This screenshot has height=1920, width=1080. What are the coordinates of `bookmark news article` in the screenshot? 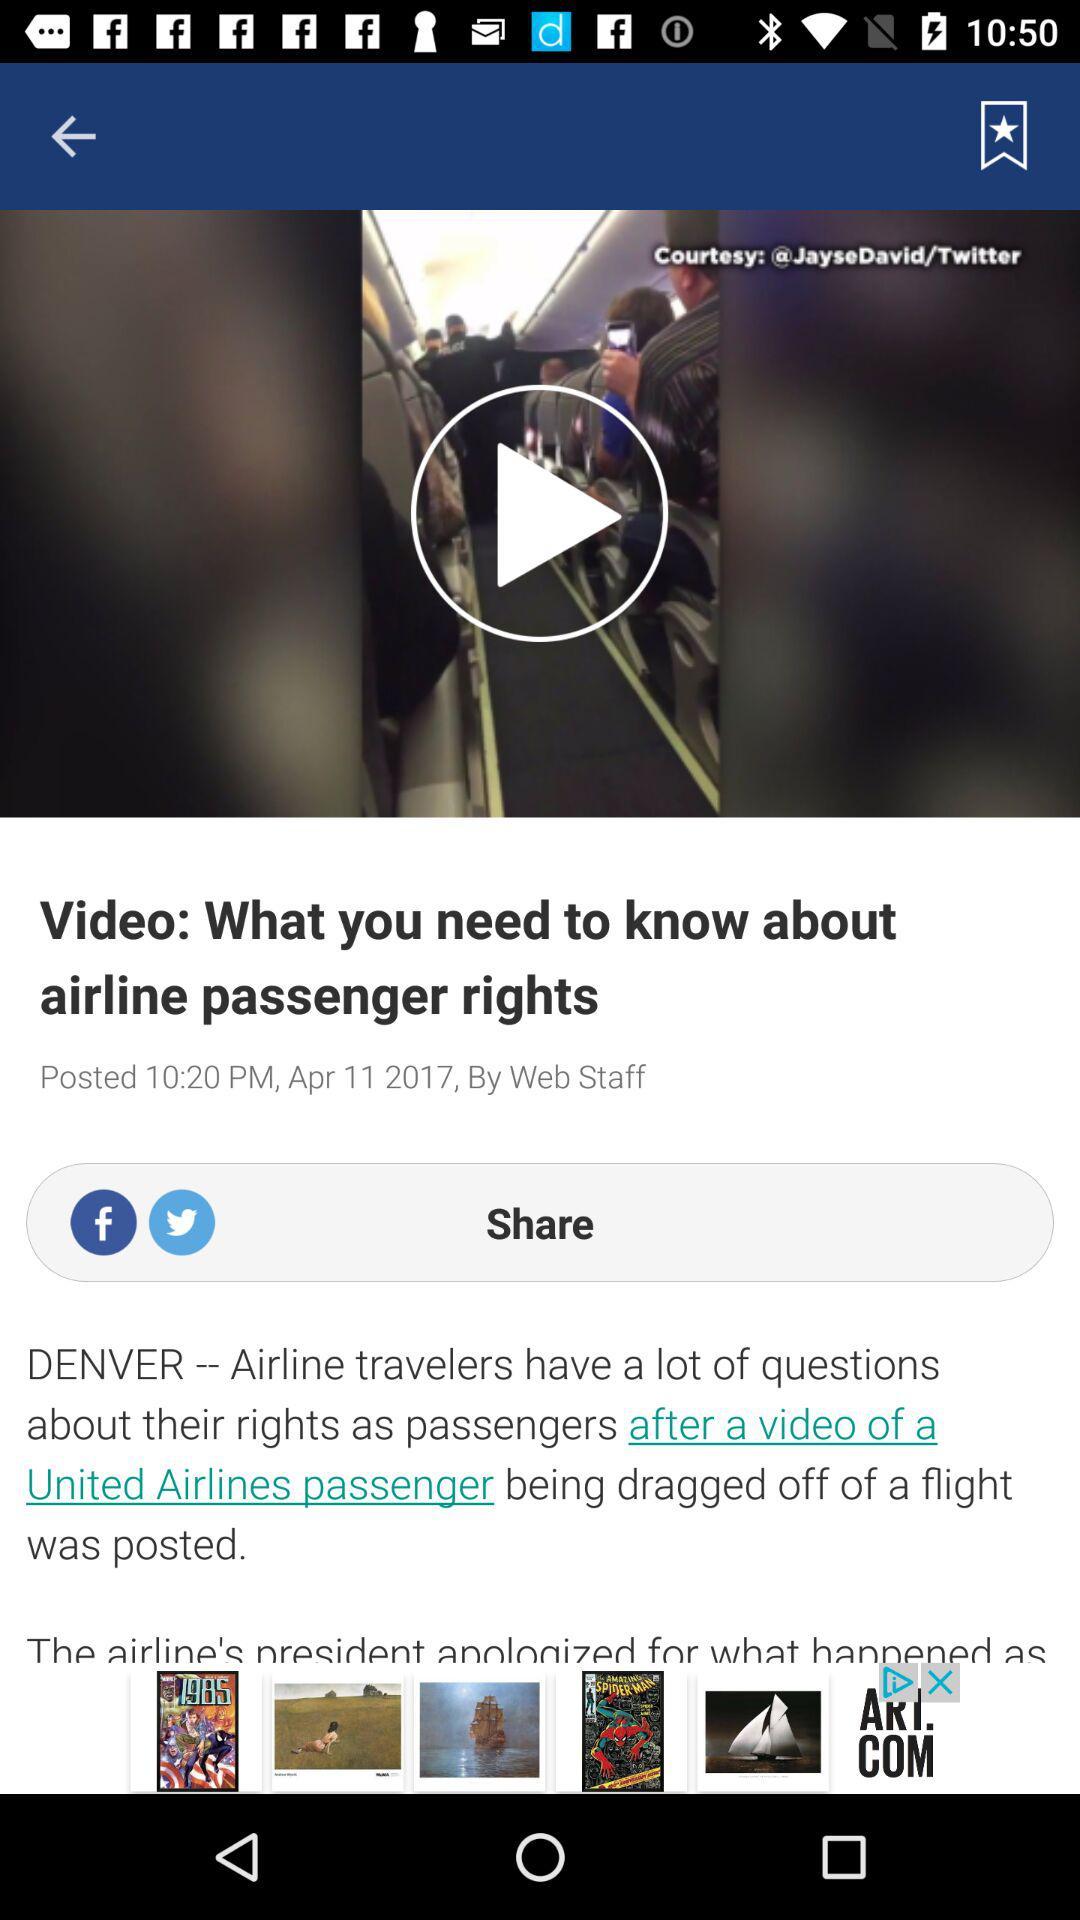 It's located at (1004, 135).